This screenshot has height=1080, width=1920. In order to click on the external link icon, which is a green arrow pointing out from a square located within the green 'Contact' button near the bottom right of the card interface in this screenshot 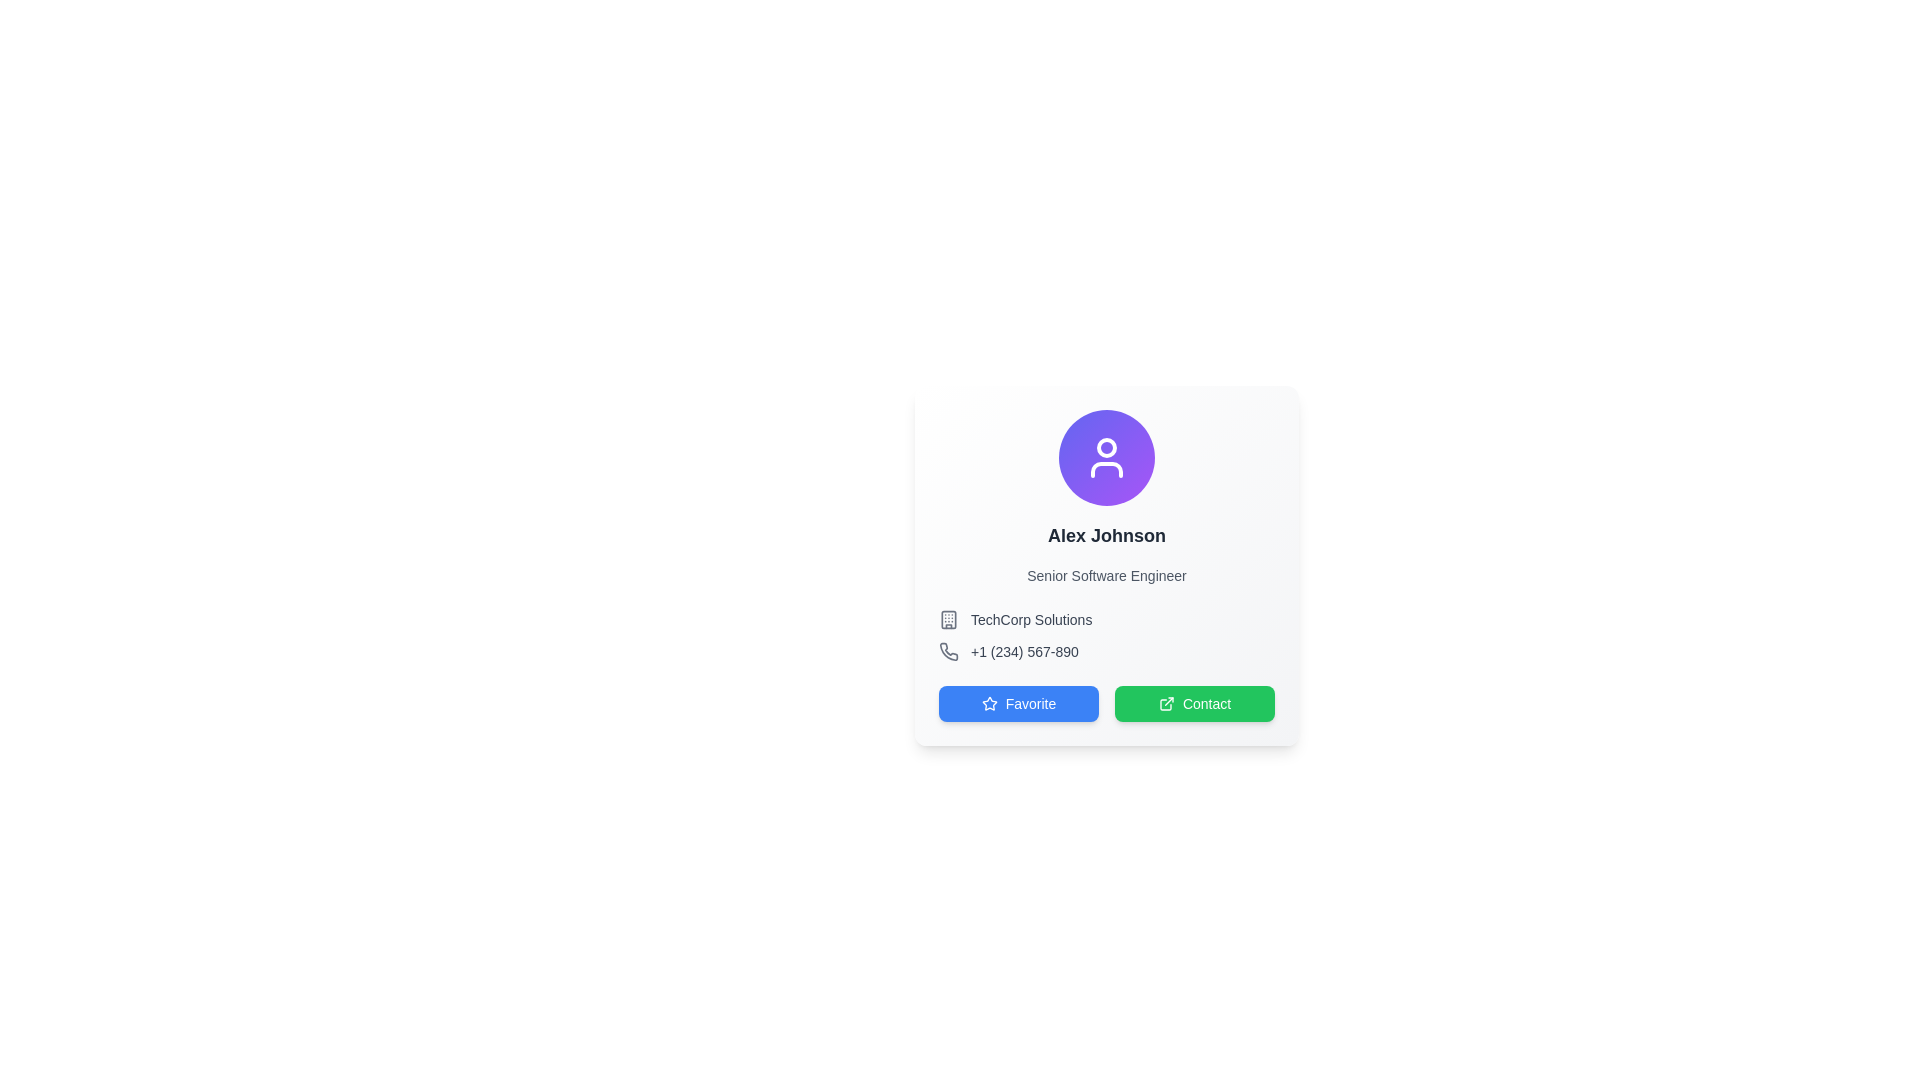, I will do `click(1166, 703)`.